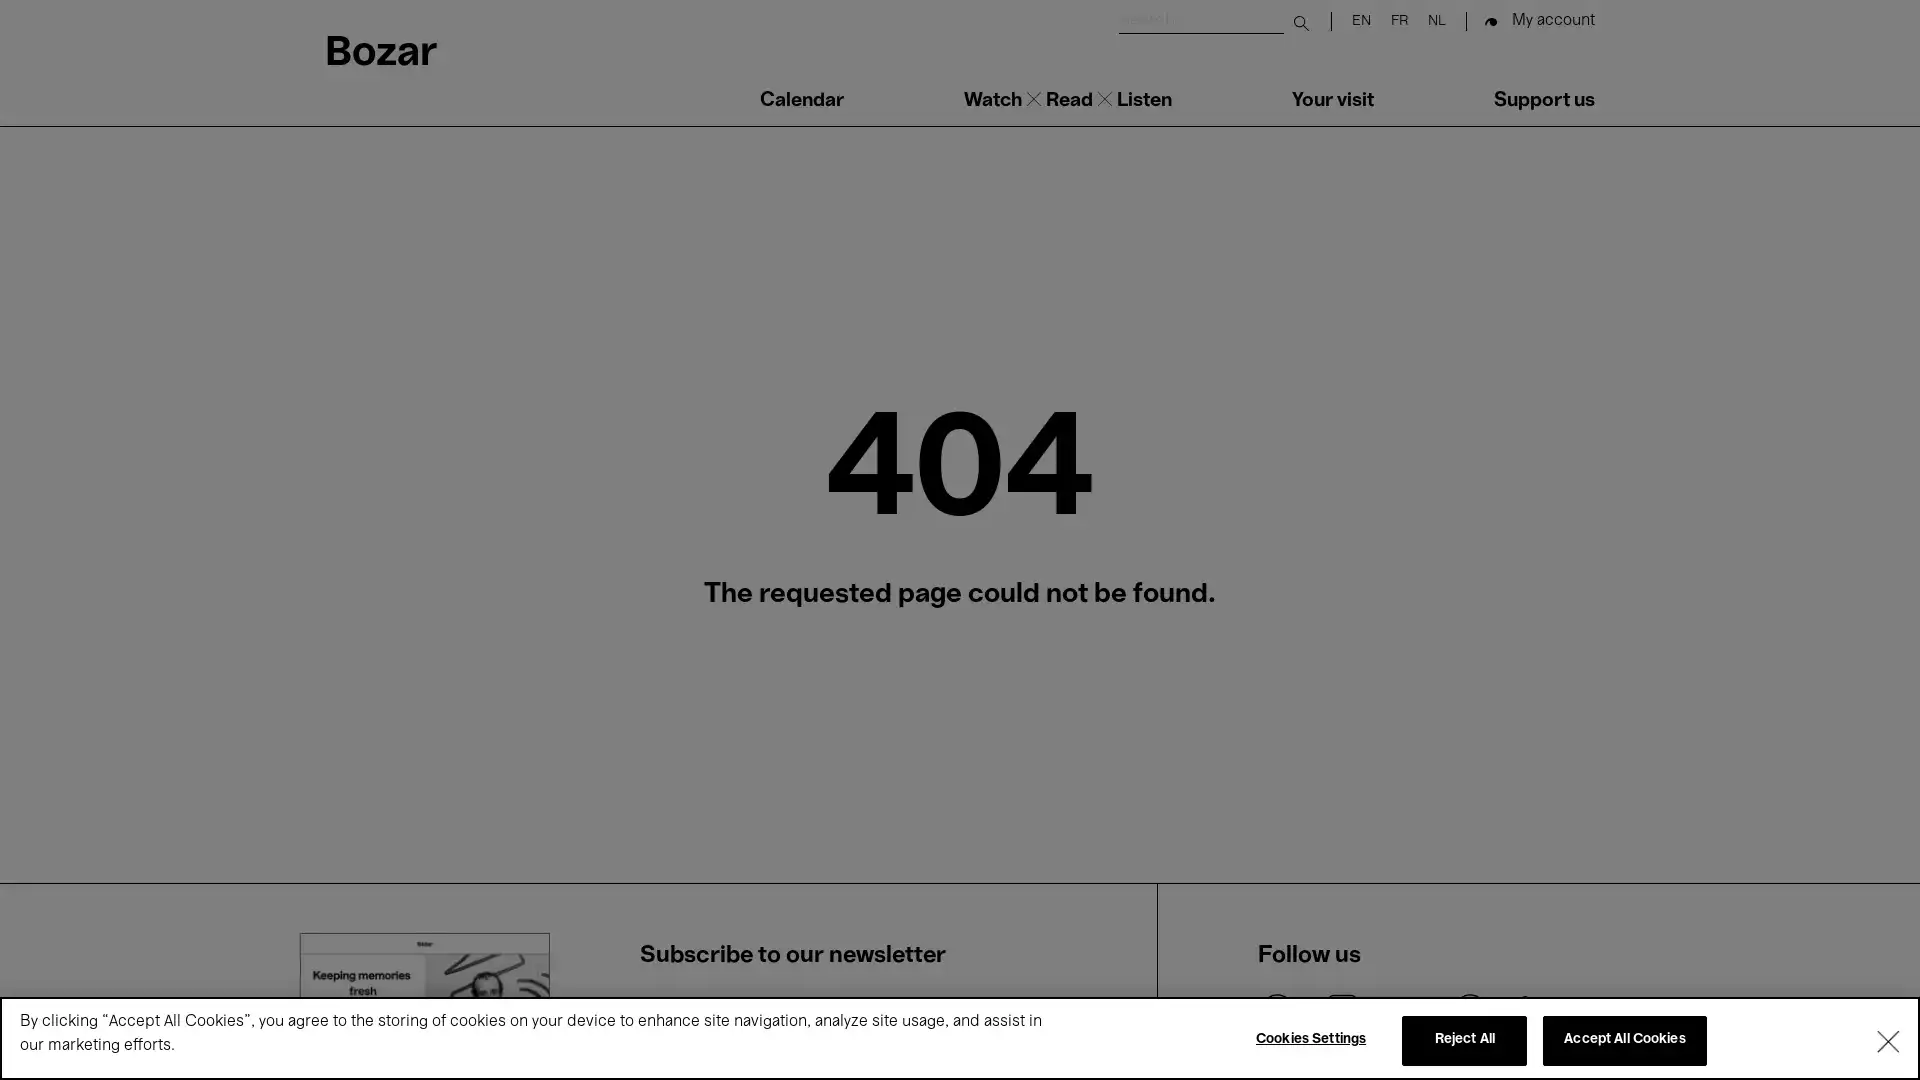 The width and height of the screenshot is (1920, 1080). I want to click on Submit search, so click(1301, 23).